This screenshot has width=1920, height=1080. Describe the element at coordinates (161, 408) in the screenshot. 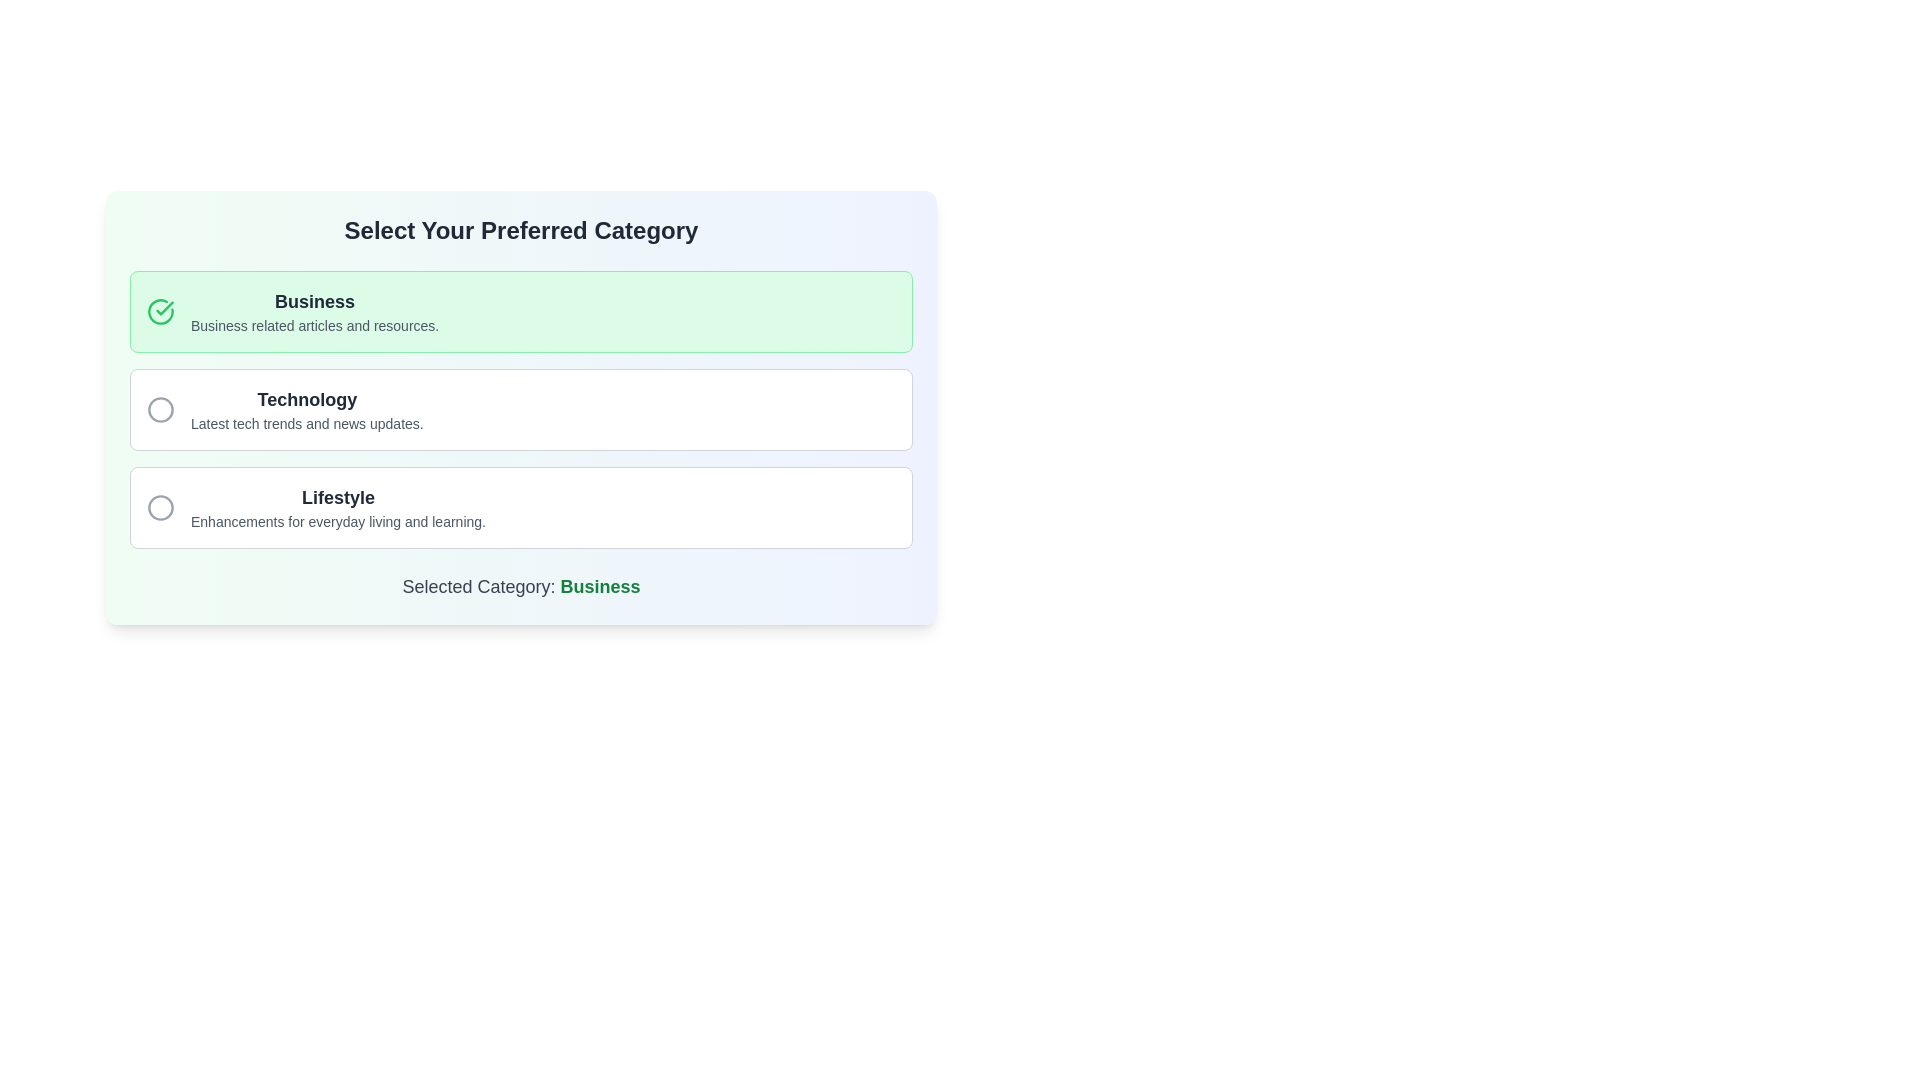

I see `the circular icon with a gray border located to the left of the 'Technology' text` at that location.